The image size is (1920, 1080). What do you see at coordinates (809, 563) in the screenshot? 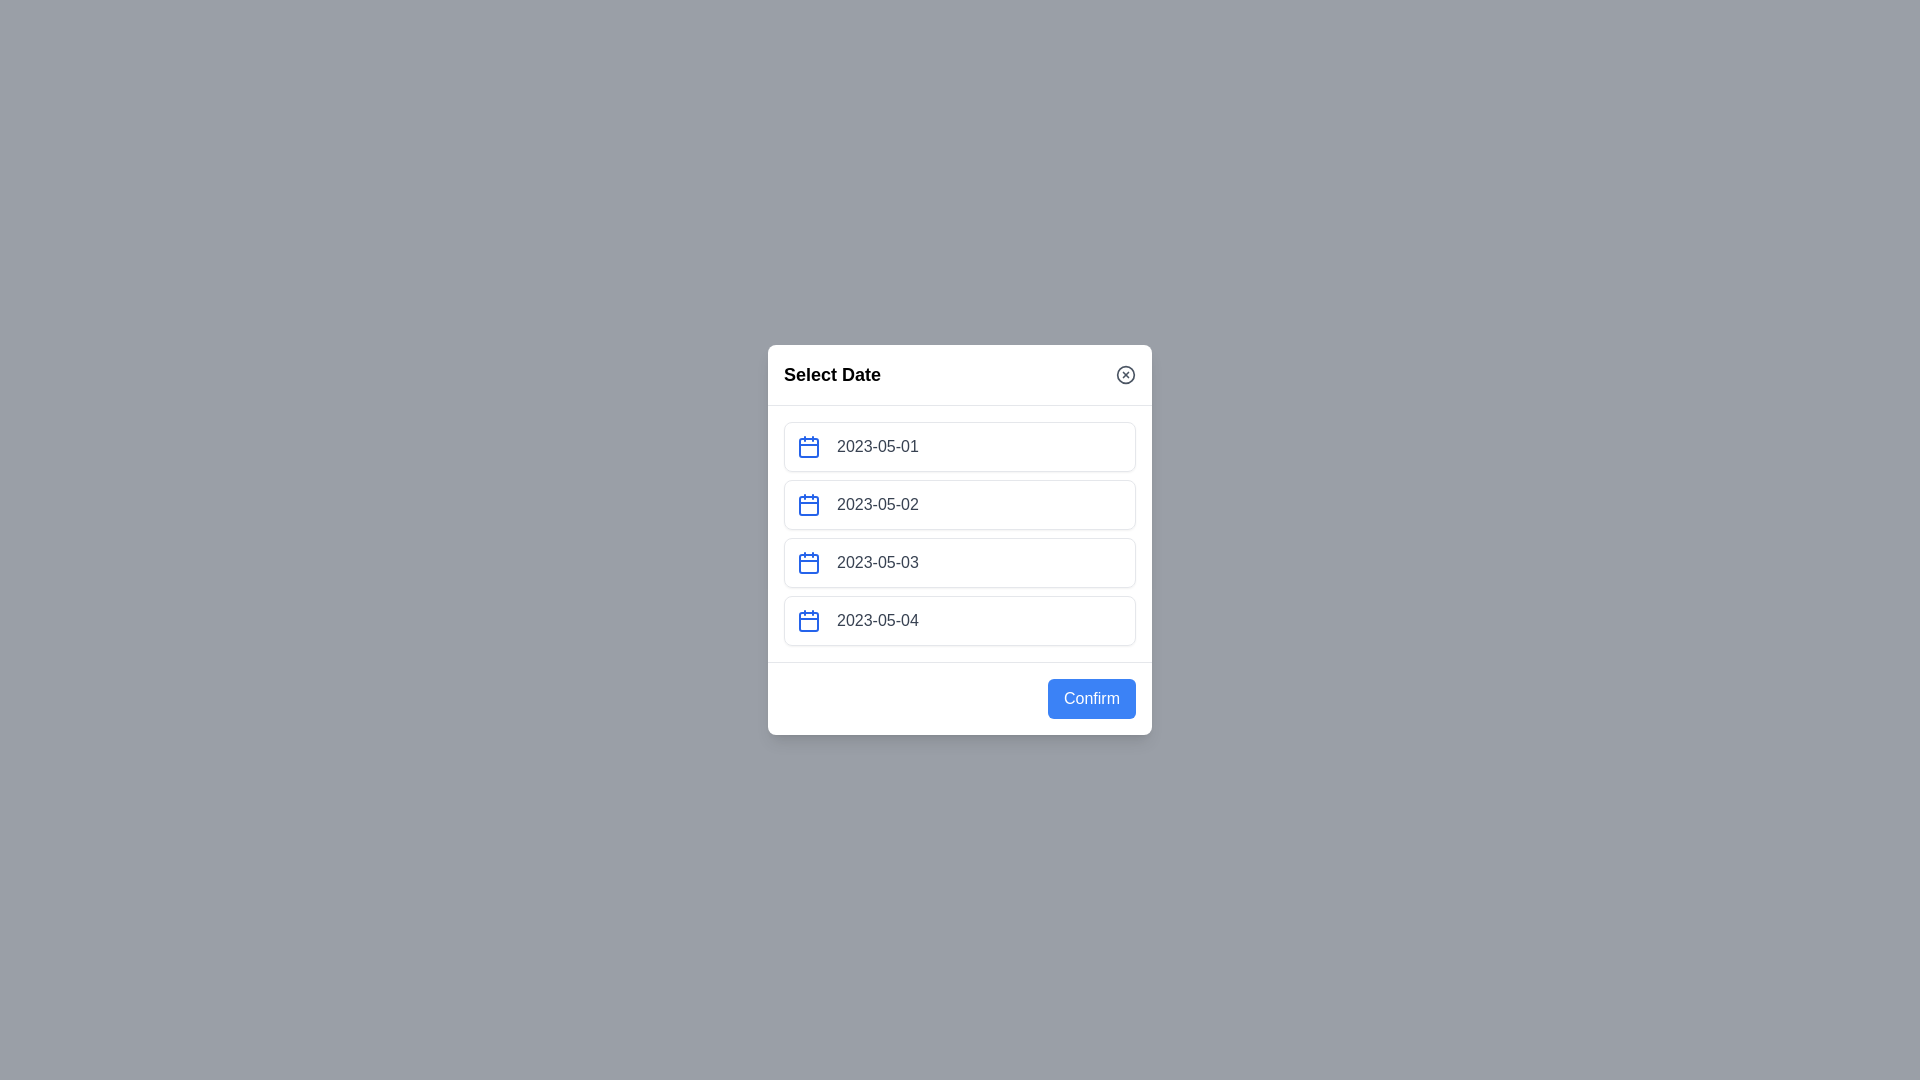
I see `the calendar icon next to the date 2023-05-03` at bounding box center [809, 563].